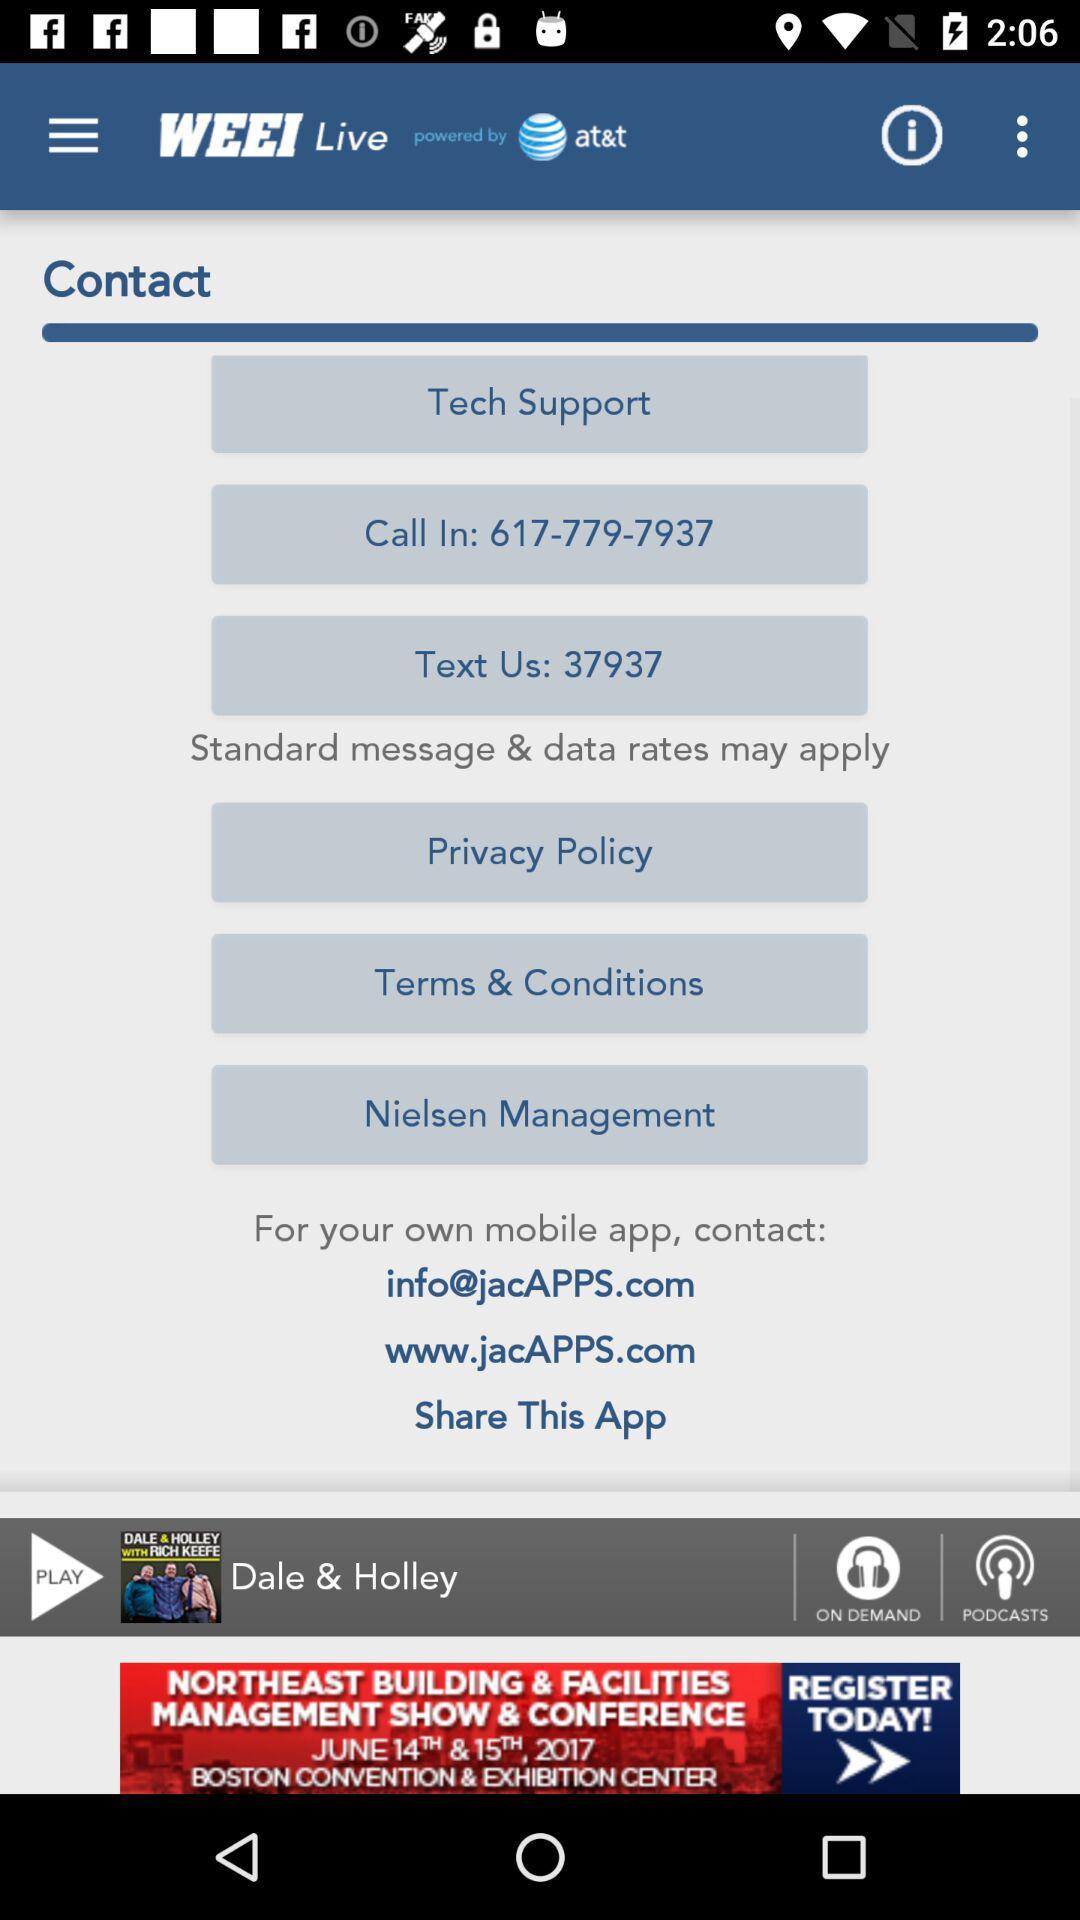  Describe the element at coordinates (54, 1576) in the screenshot. I see `the play icon` at that location.